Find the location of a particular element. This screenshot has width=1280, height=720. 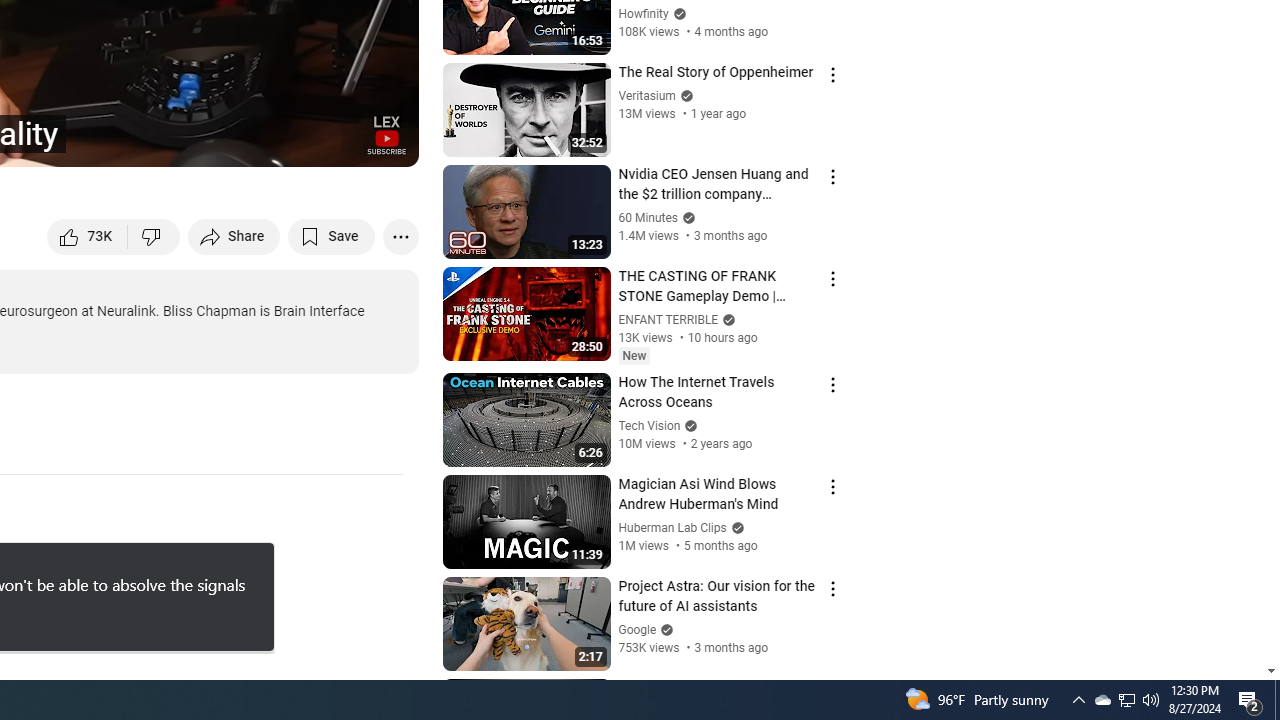

'Verified' is located at coordinates (664, 628).